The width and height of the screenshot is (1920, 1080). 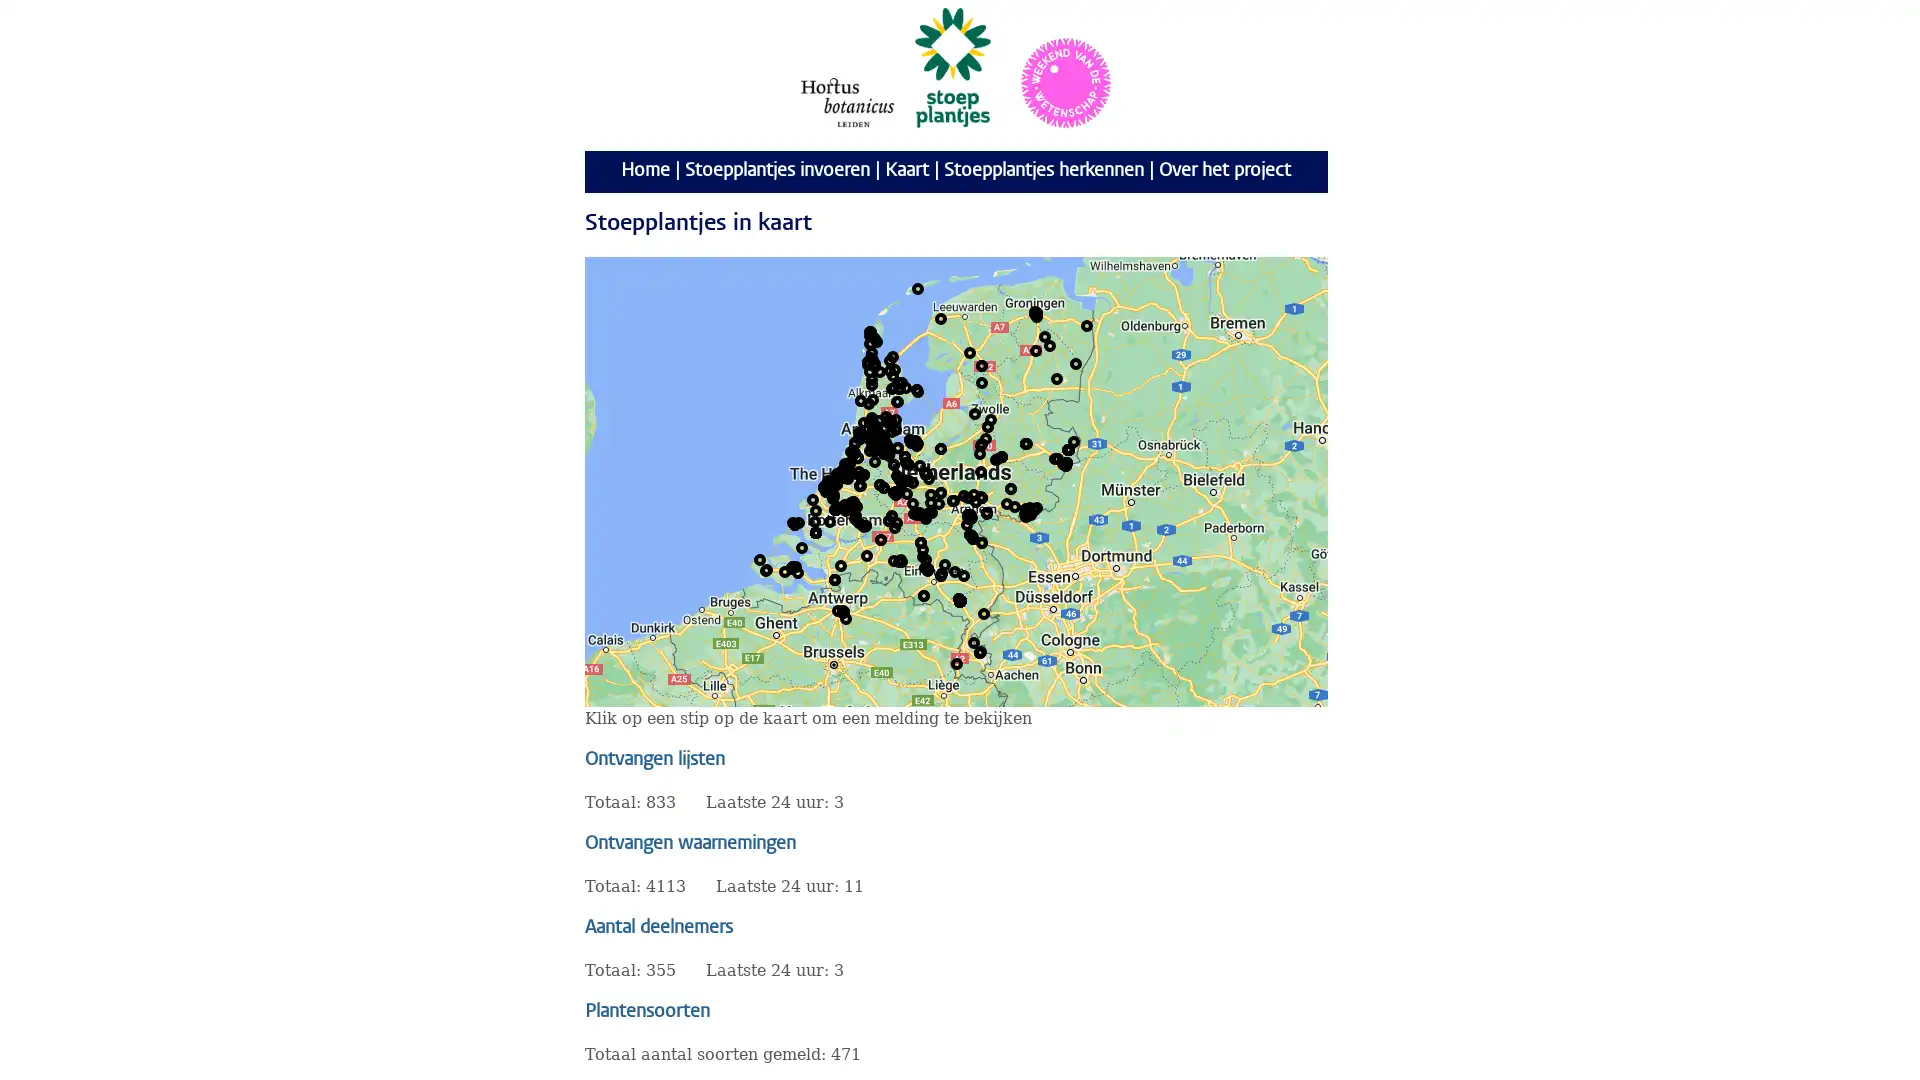 What do you see at coordinates (960, 599) in the screenshot?
I see `Telling van Ton Frenken op 20 april 2022` at bounding box center [960, 599].